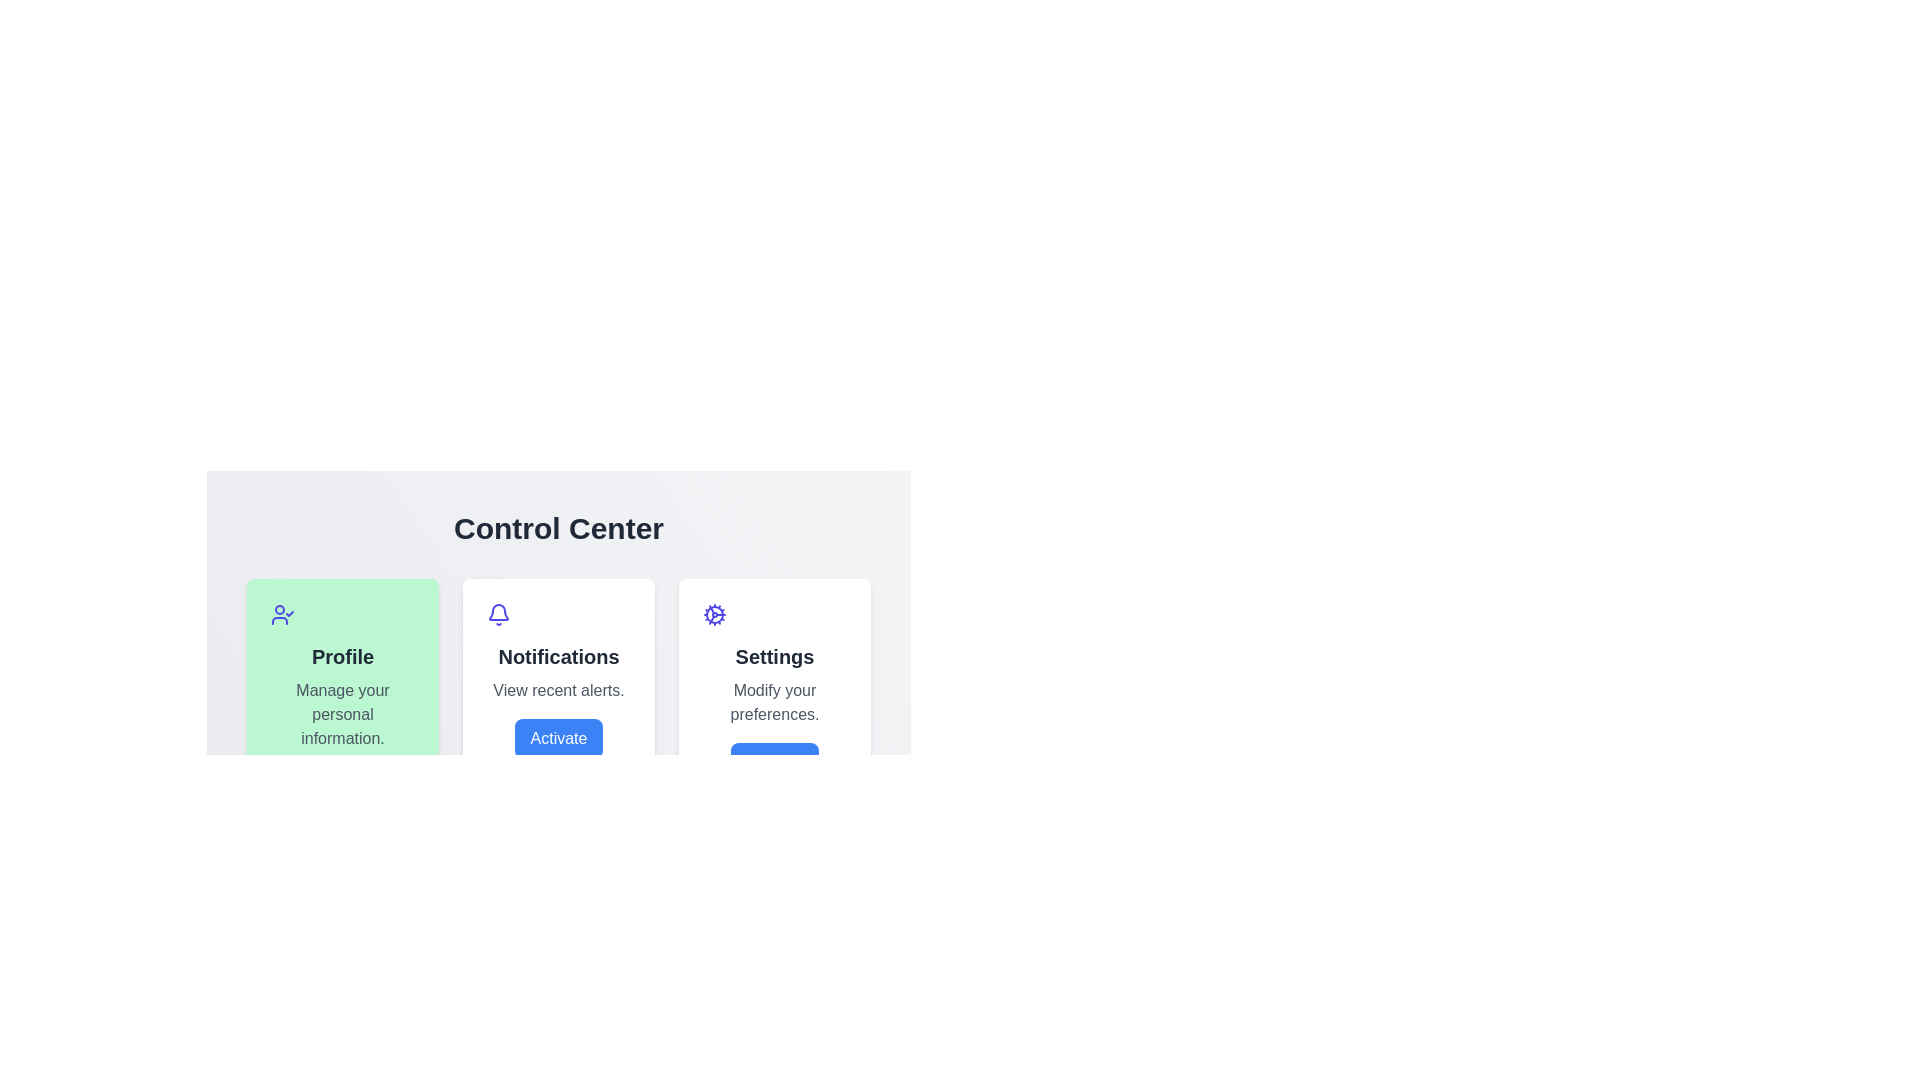 The width and height of the screenshot is (1920, 1080). Describe the element at coordinates (342, 656) in the screenshot. I see `the 'Profile' text label, which is bold and prominently displayed on a green background, located below an icon and above a description text` at that location.